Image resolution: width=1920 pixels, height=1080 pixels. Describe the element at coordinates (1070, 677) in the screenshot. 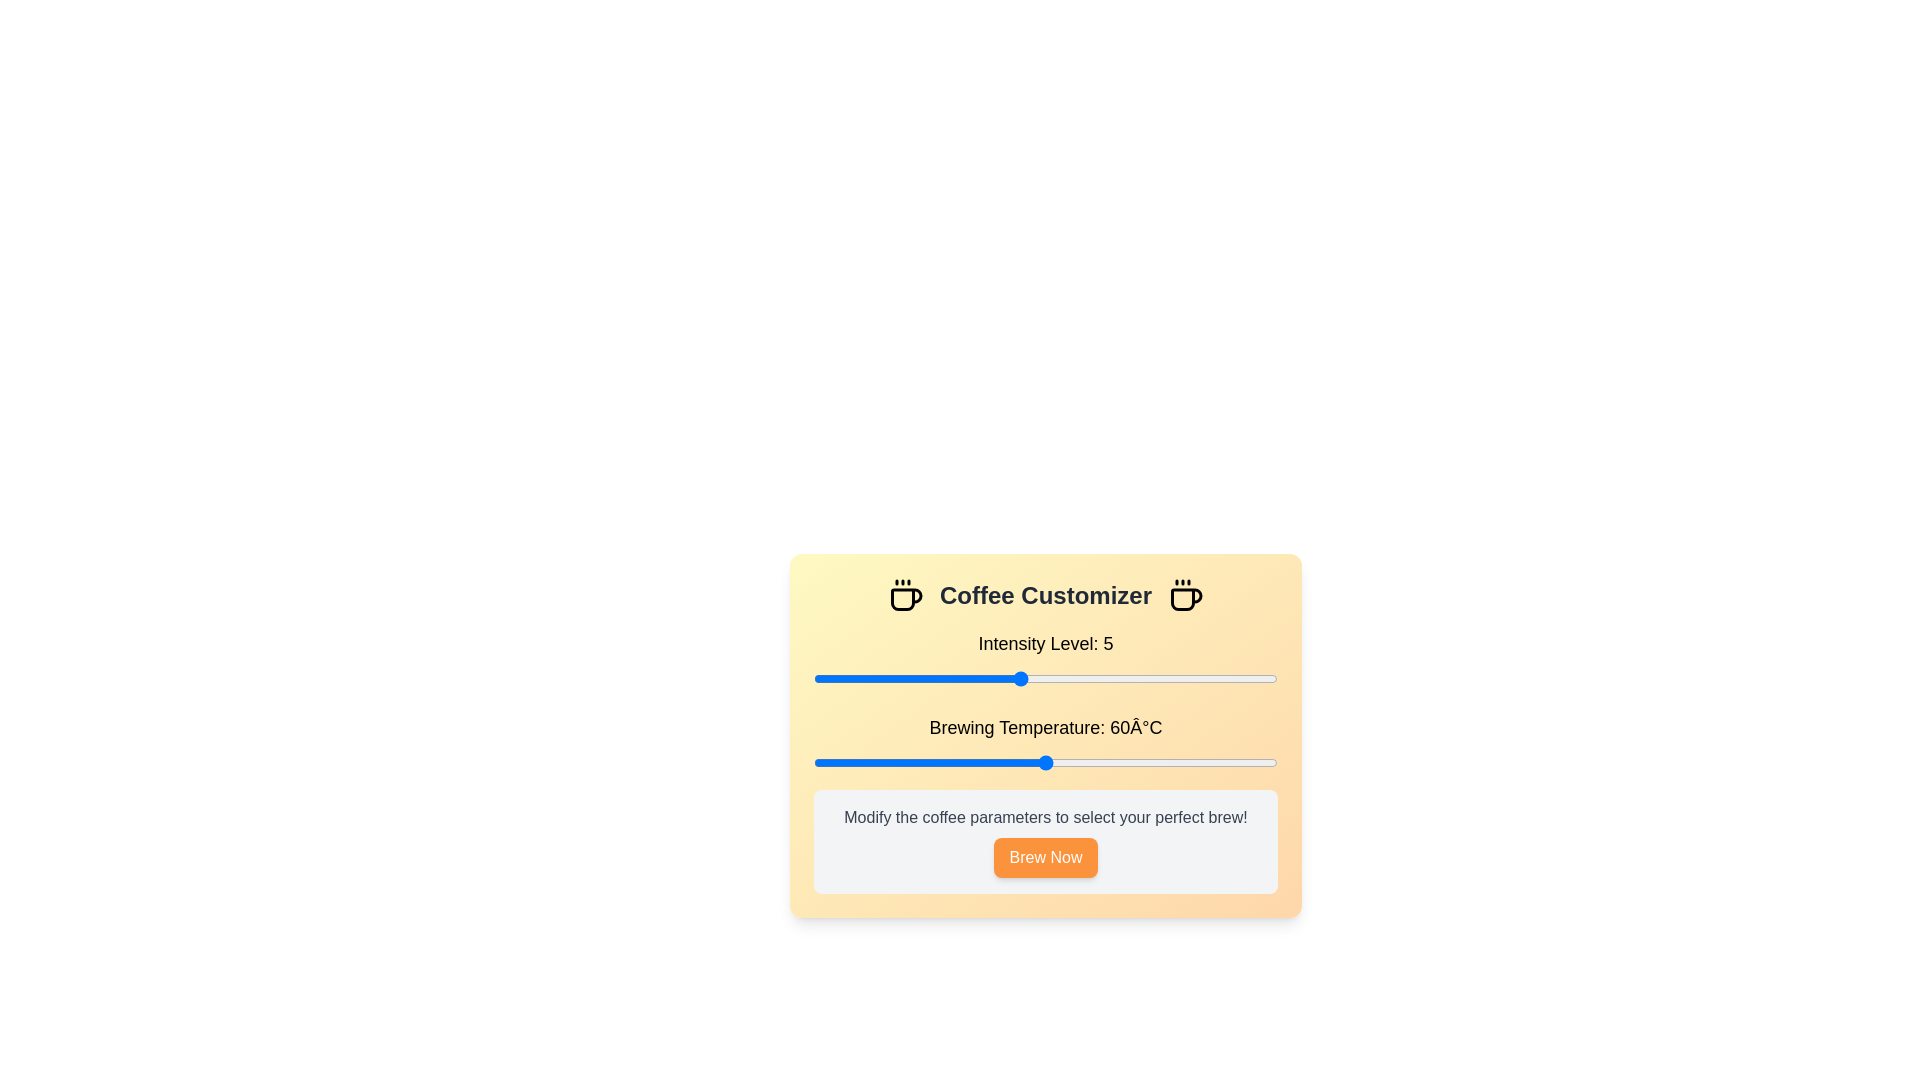

I see `the coffee intensity level to 6 by interacting with the slider` at that location.